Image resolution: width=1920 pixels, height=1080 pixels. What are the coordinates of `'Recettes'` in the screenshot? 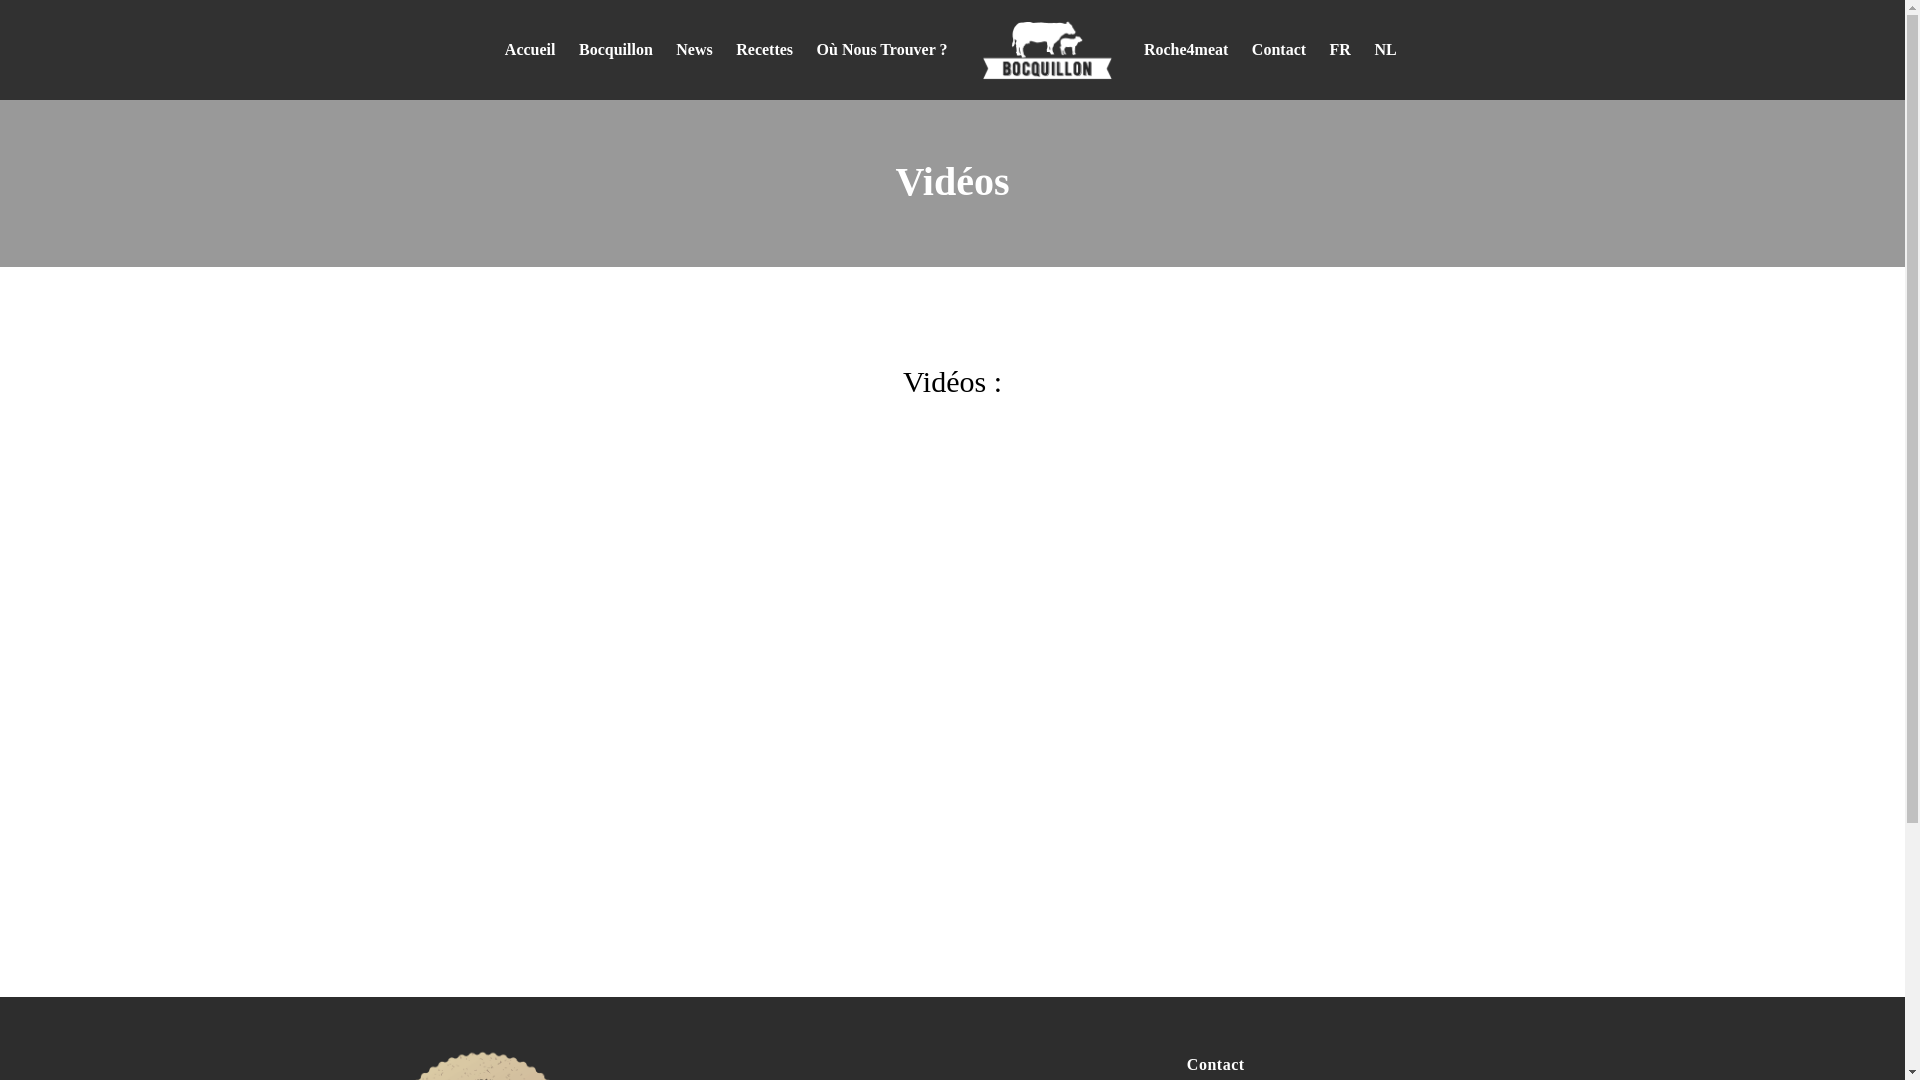 It's located at (724, 49).